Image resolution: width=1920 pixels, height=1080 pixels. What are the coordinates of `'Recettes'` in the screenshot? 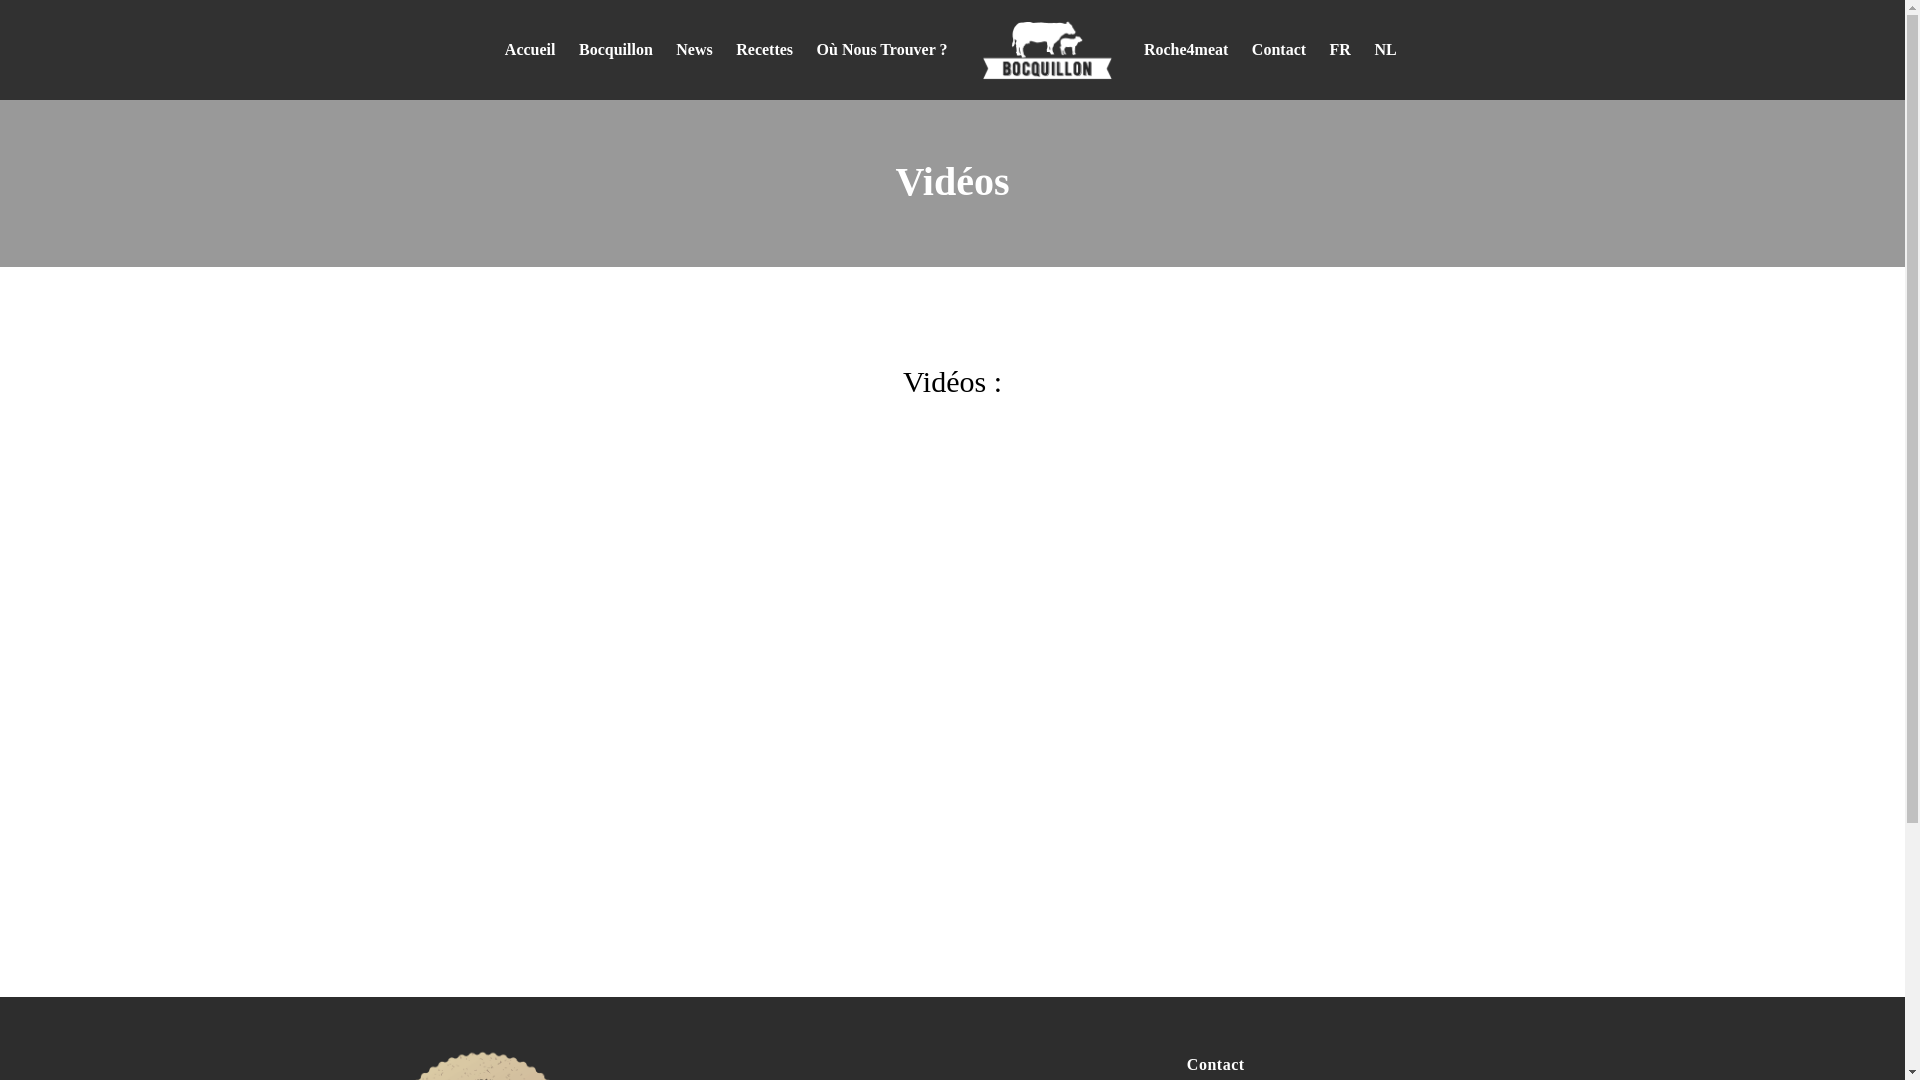 It's located at (724, 49).